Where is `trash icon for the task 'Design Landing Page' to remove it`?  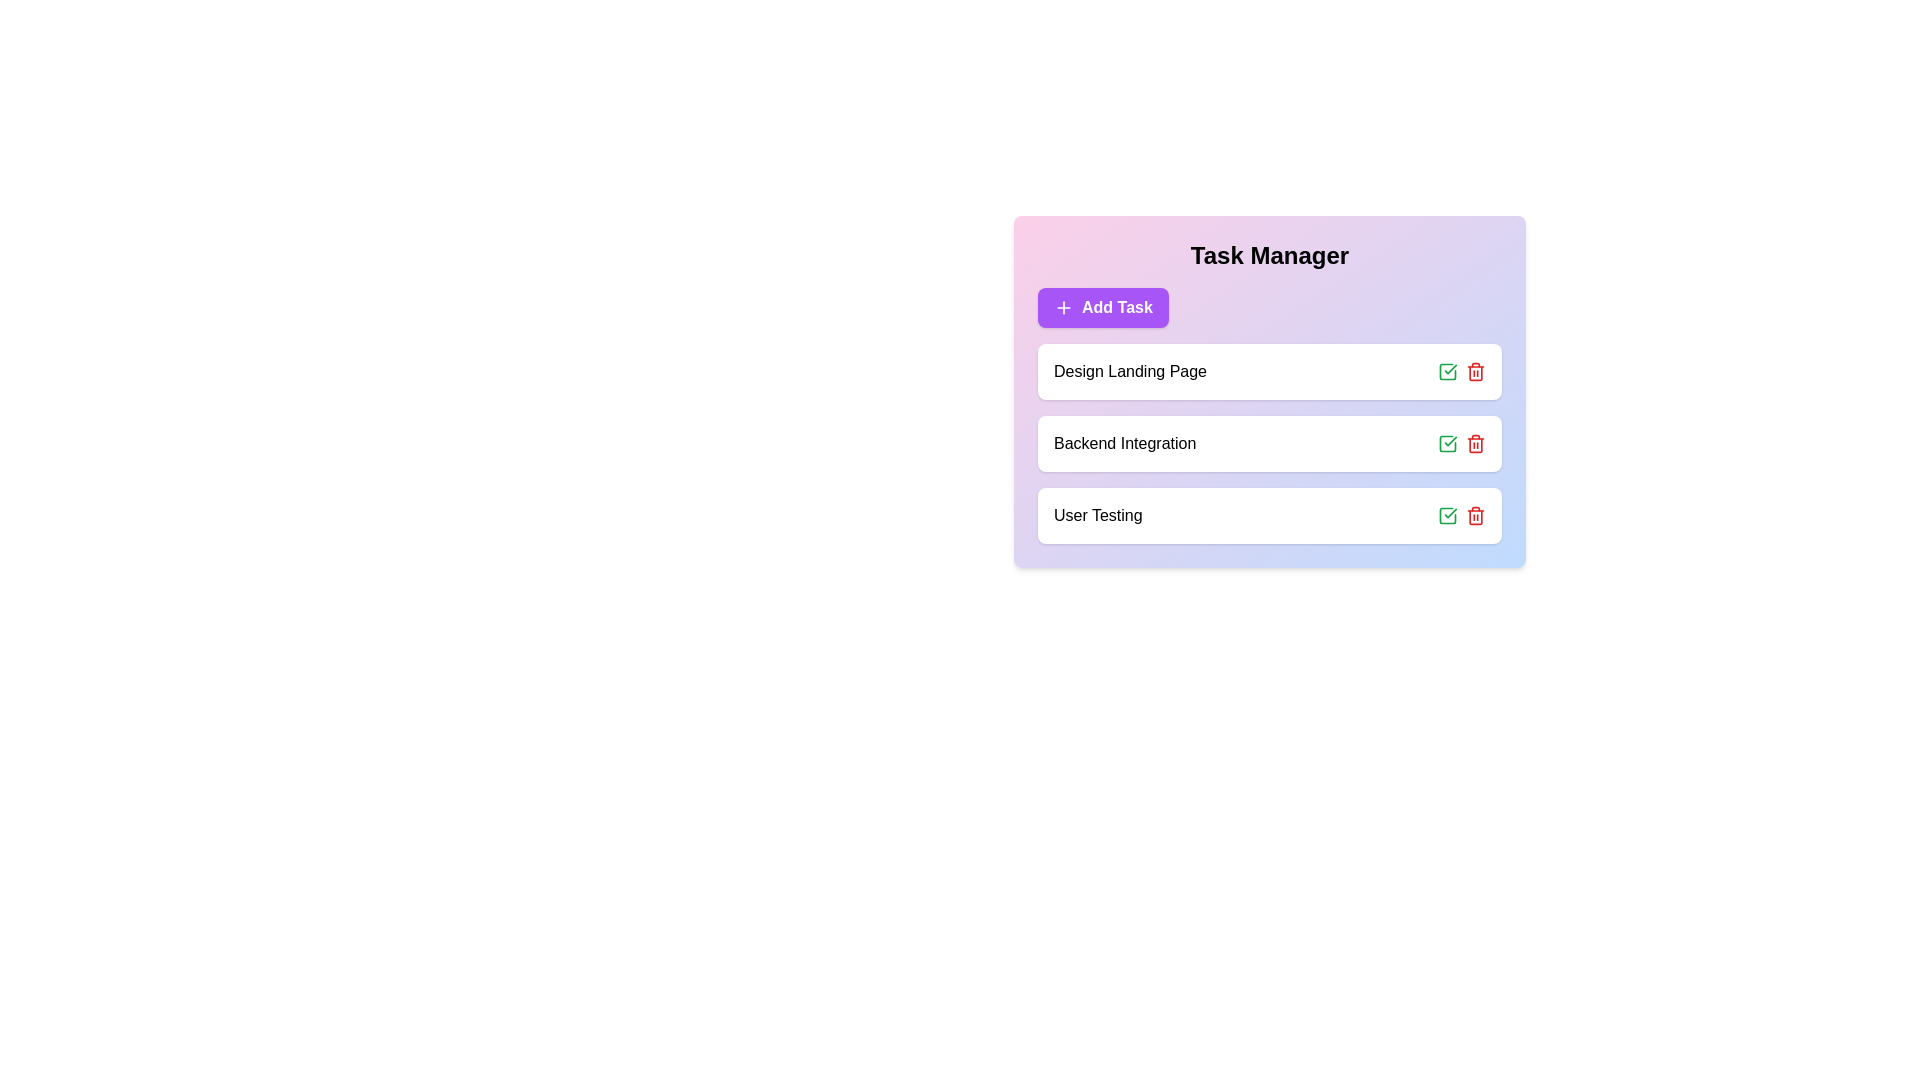
trash icon for the task 'Design Landing Page' to remove it is located at coordinates (1476, 371).